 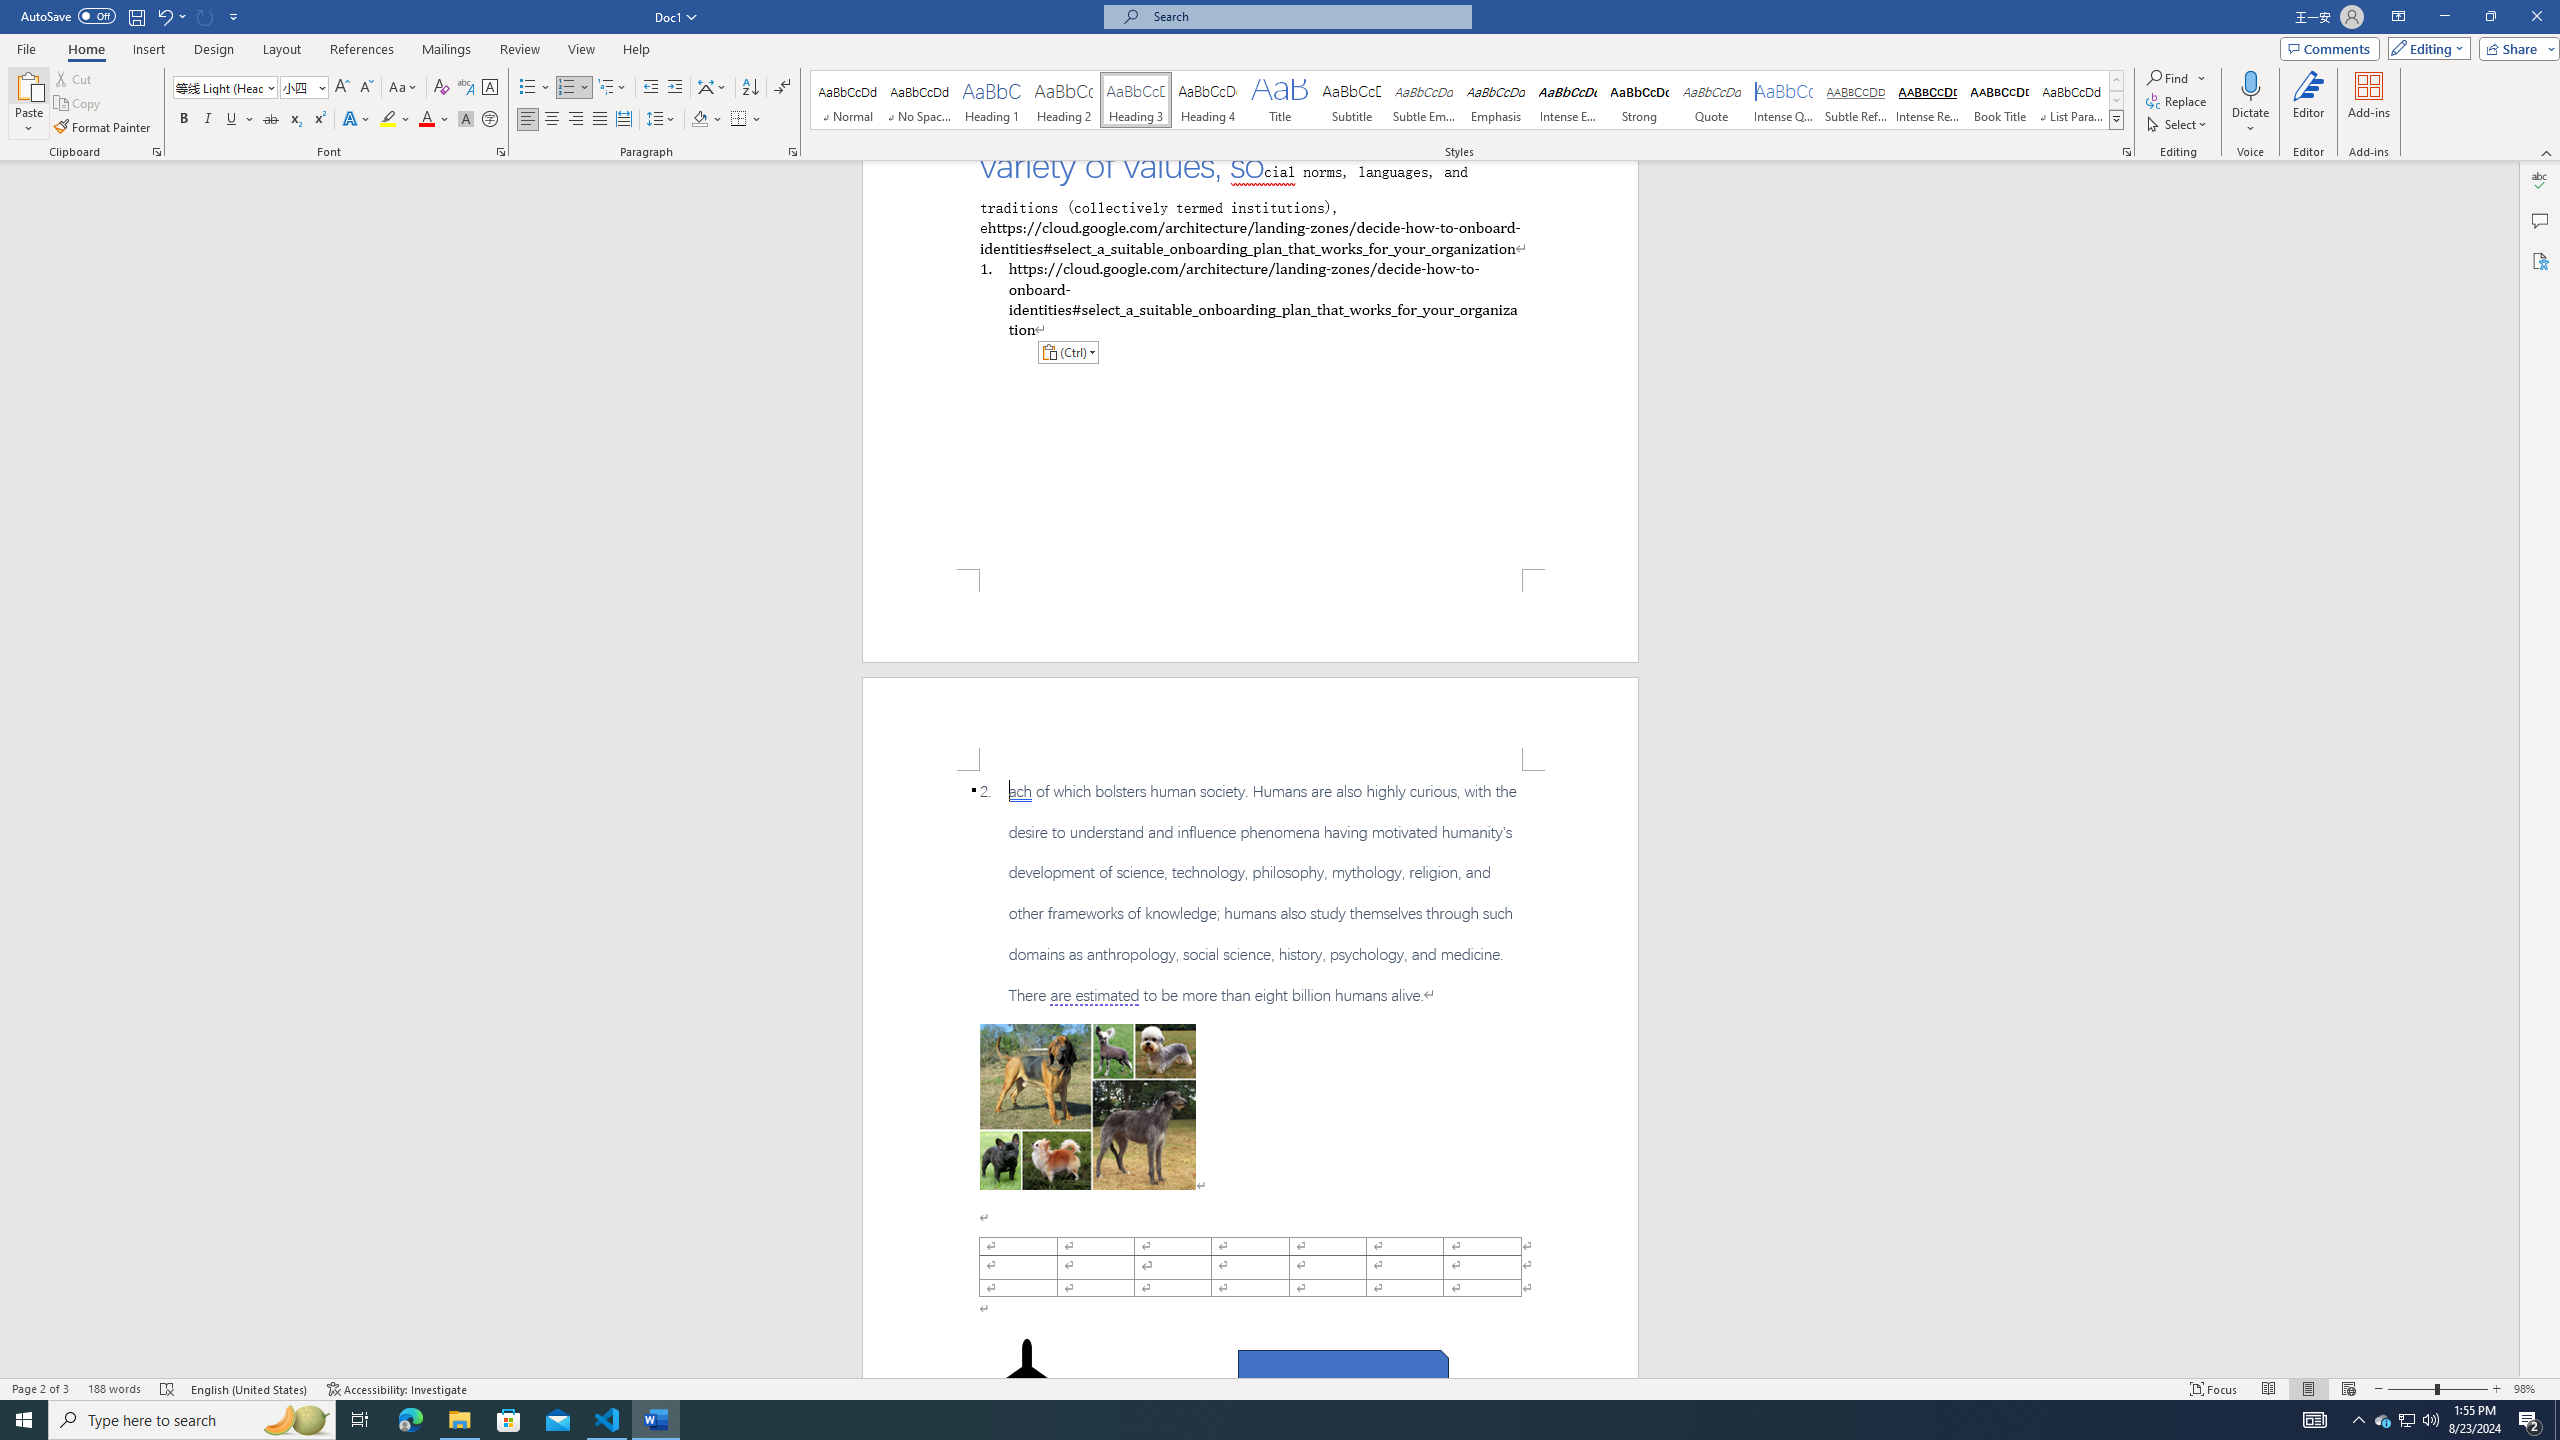 What do you see at coordinates (248, 1389) in the screenshot?
I see `'Language English (United States)'` at bounding box center [248, 1389].